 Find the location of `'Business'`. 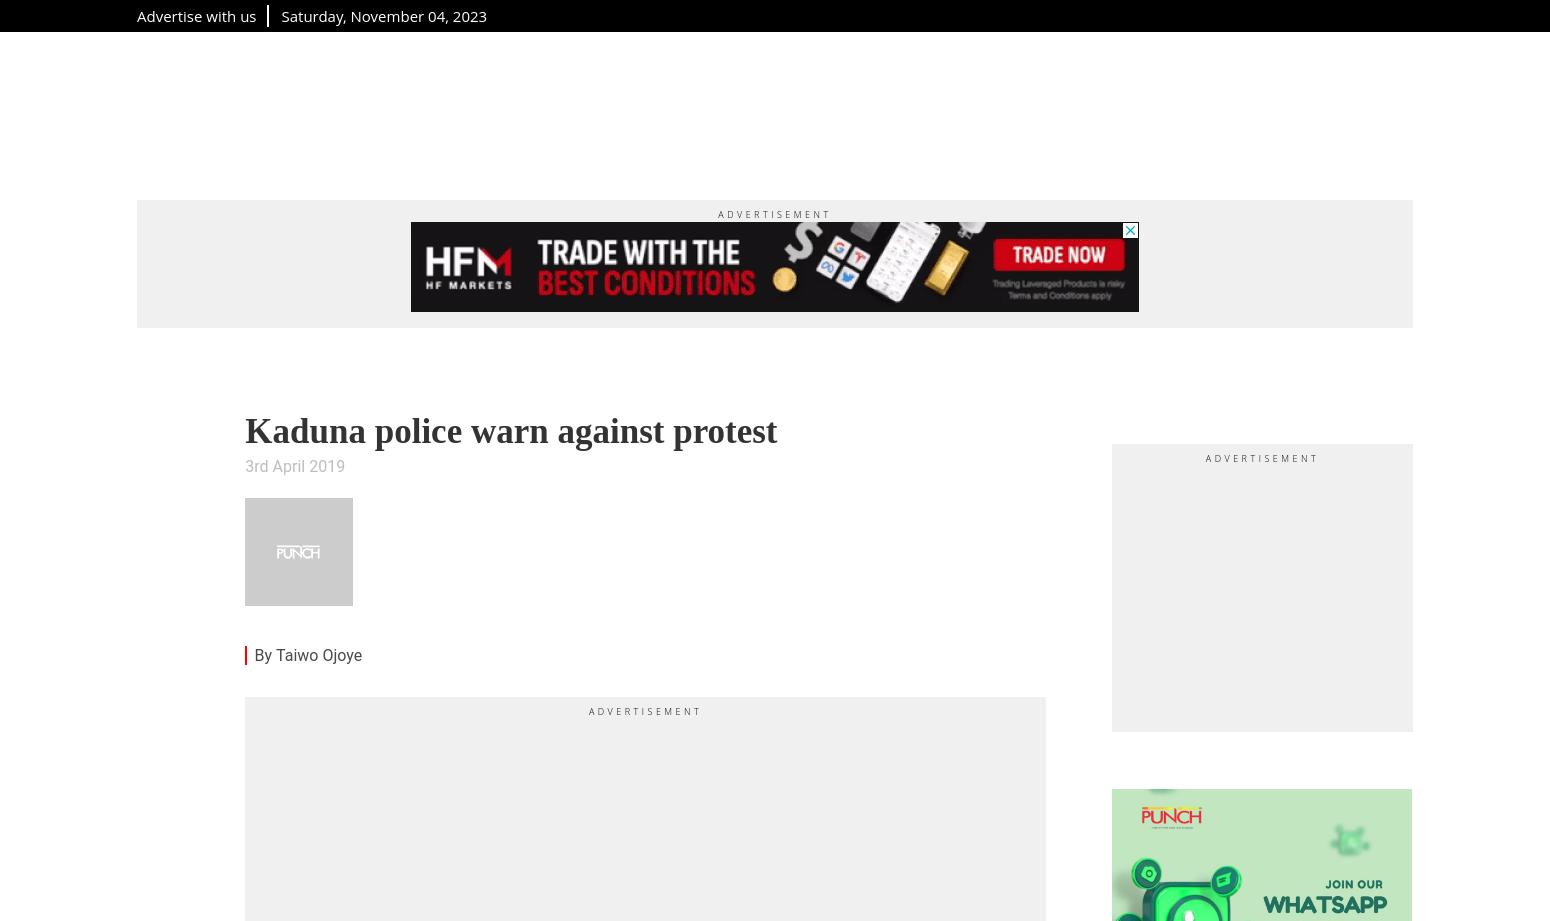

'Business' is located at coordinates (874, 111).